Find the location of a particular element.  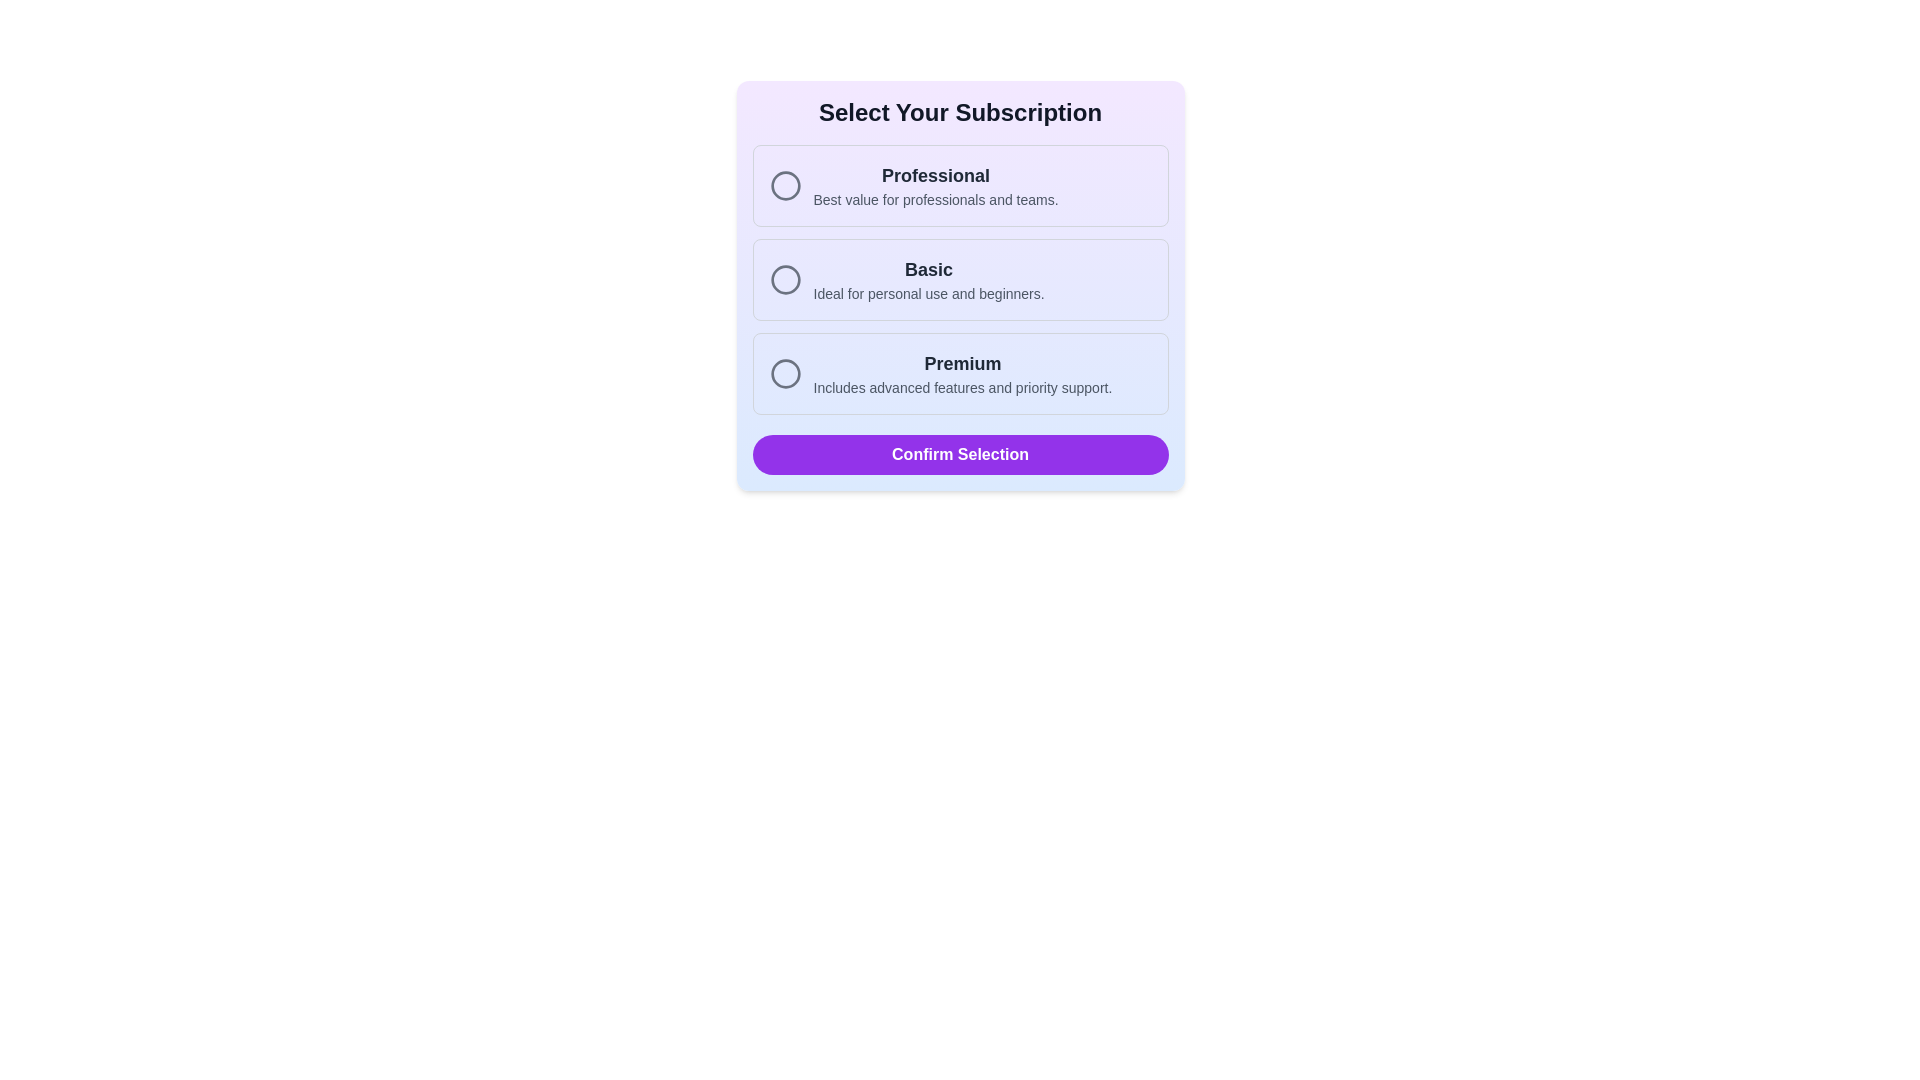

the 'Basic' subscription plan option in the interactive list is located at coordinates (960, 280).